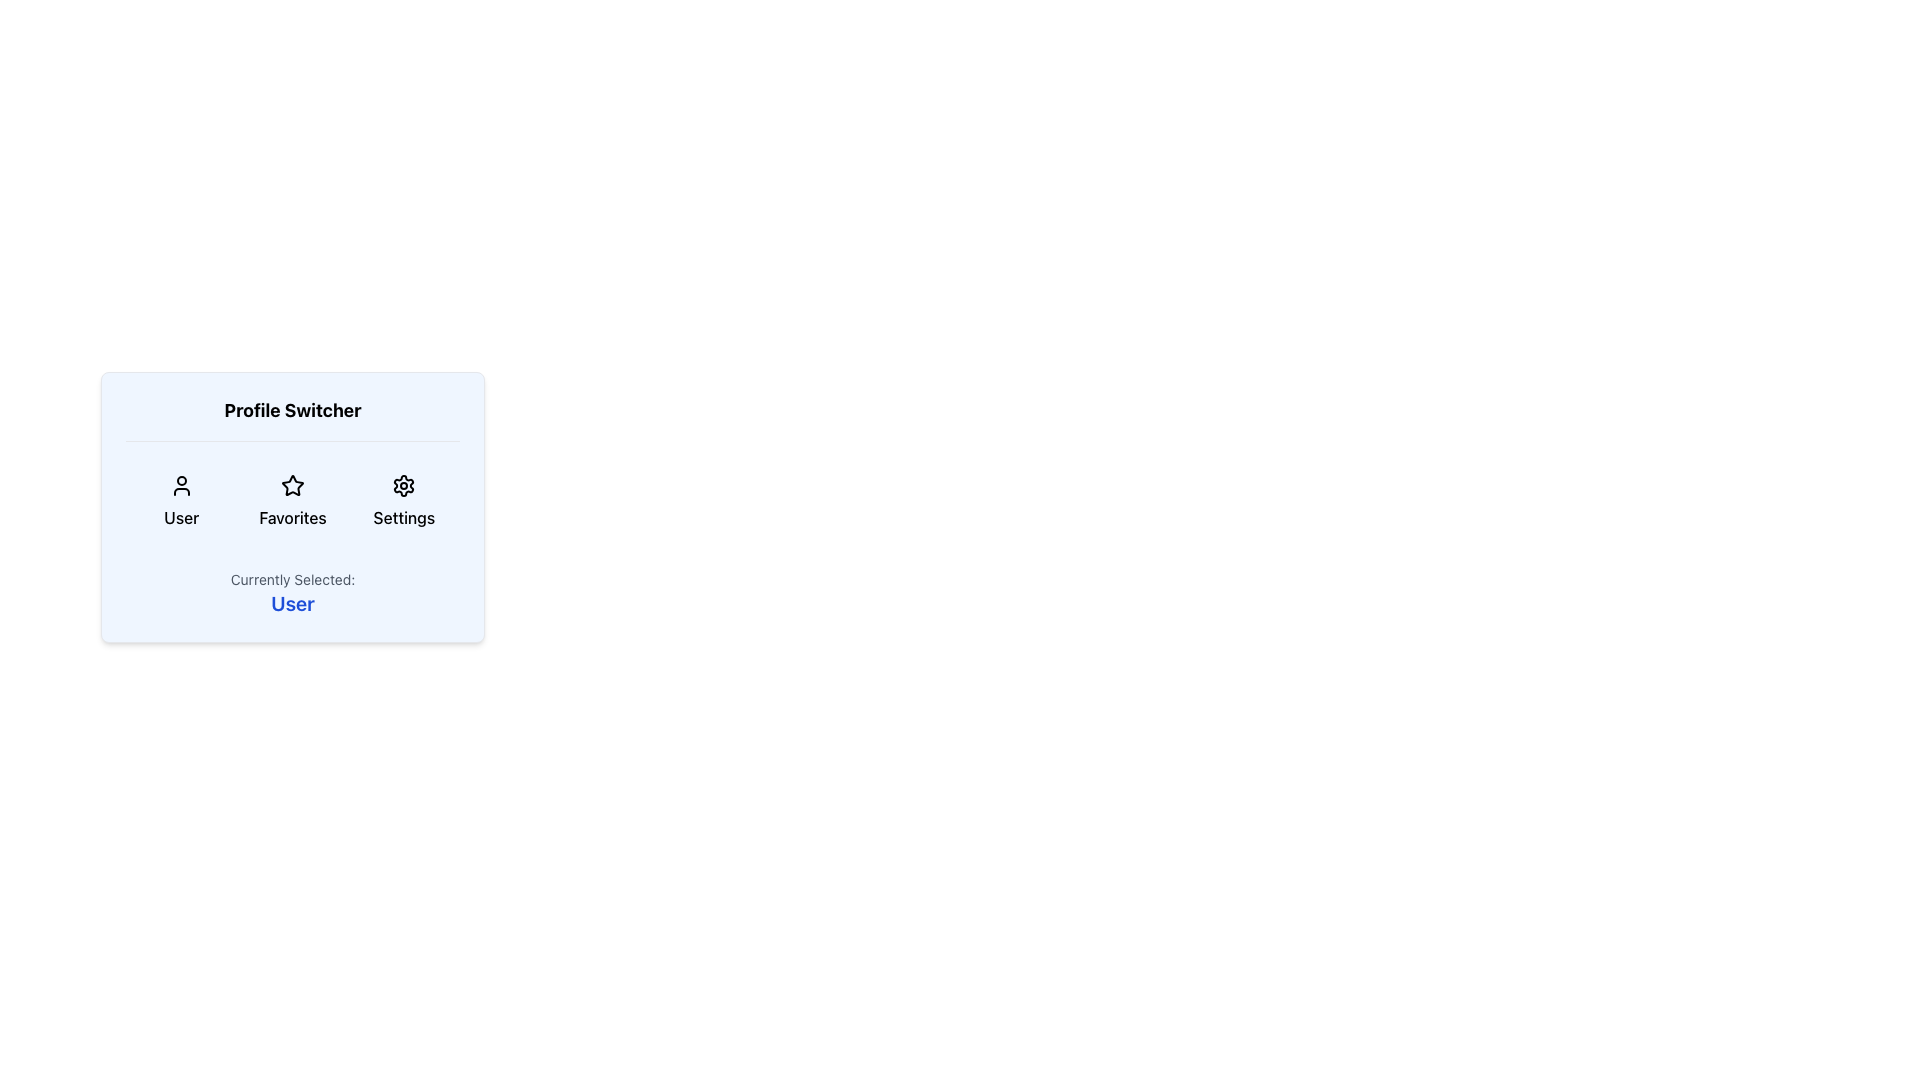 This screenshot has height=1080, width=1920. What do you see at coordinates (291, 485) in the screenshot?
I see `the star-shaped icon with a black contour to interact with the Favorites feature` at bounding box center [291, 485].